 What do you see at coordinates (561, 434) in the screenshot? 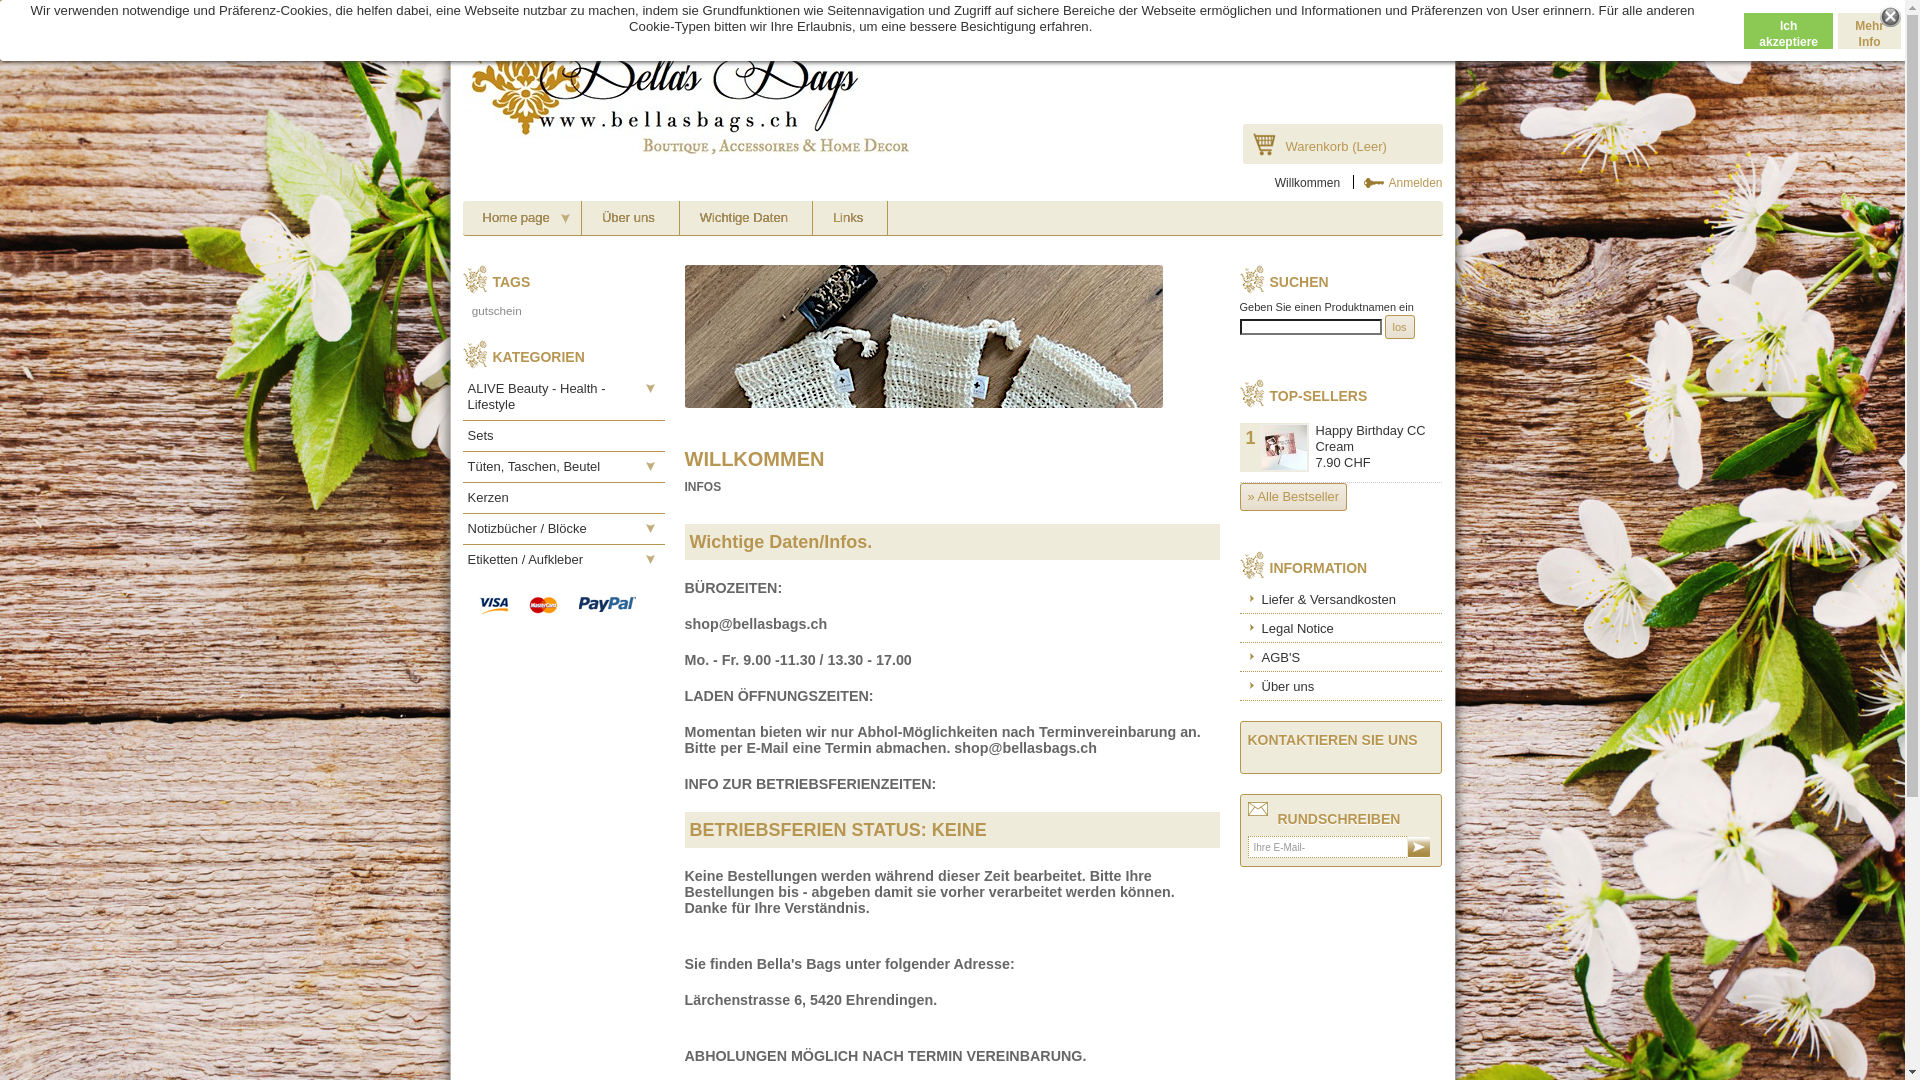
I see `'Sets'` at bounding box center [561, 434].